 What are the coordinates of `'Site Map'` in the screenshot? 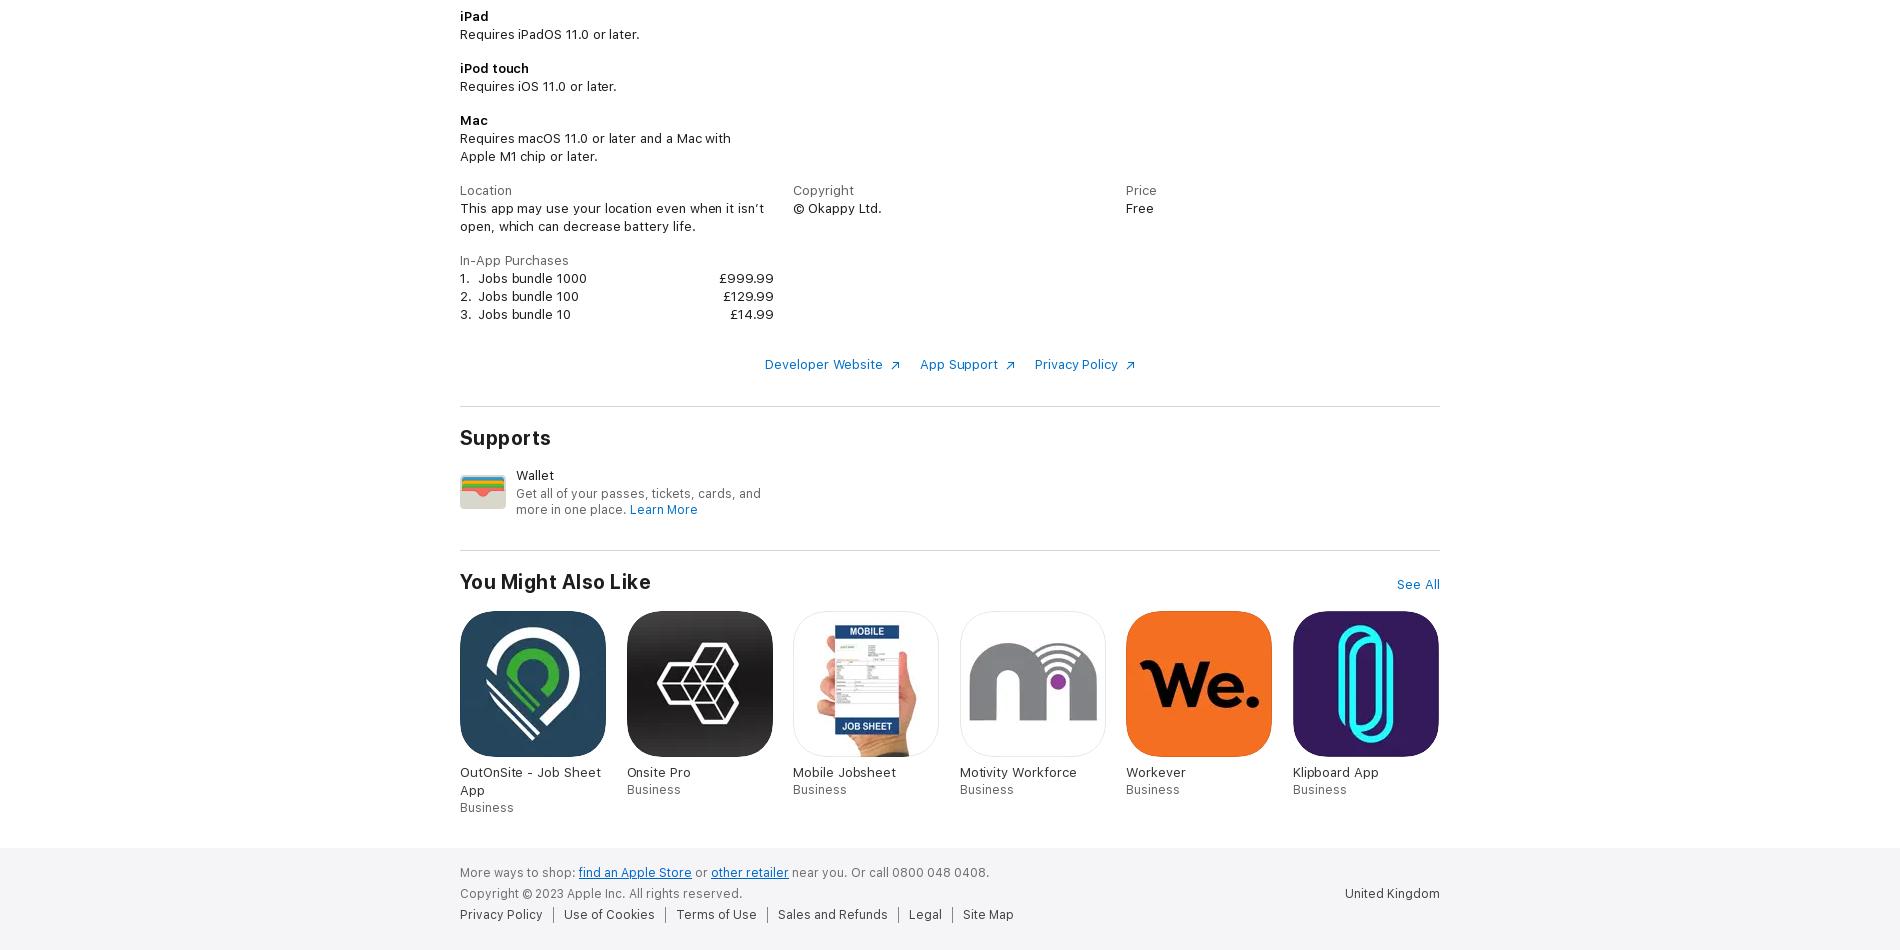 It's located at (988, 912).